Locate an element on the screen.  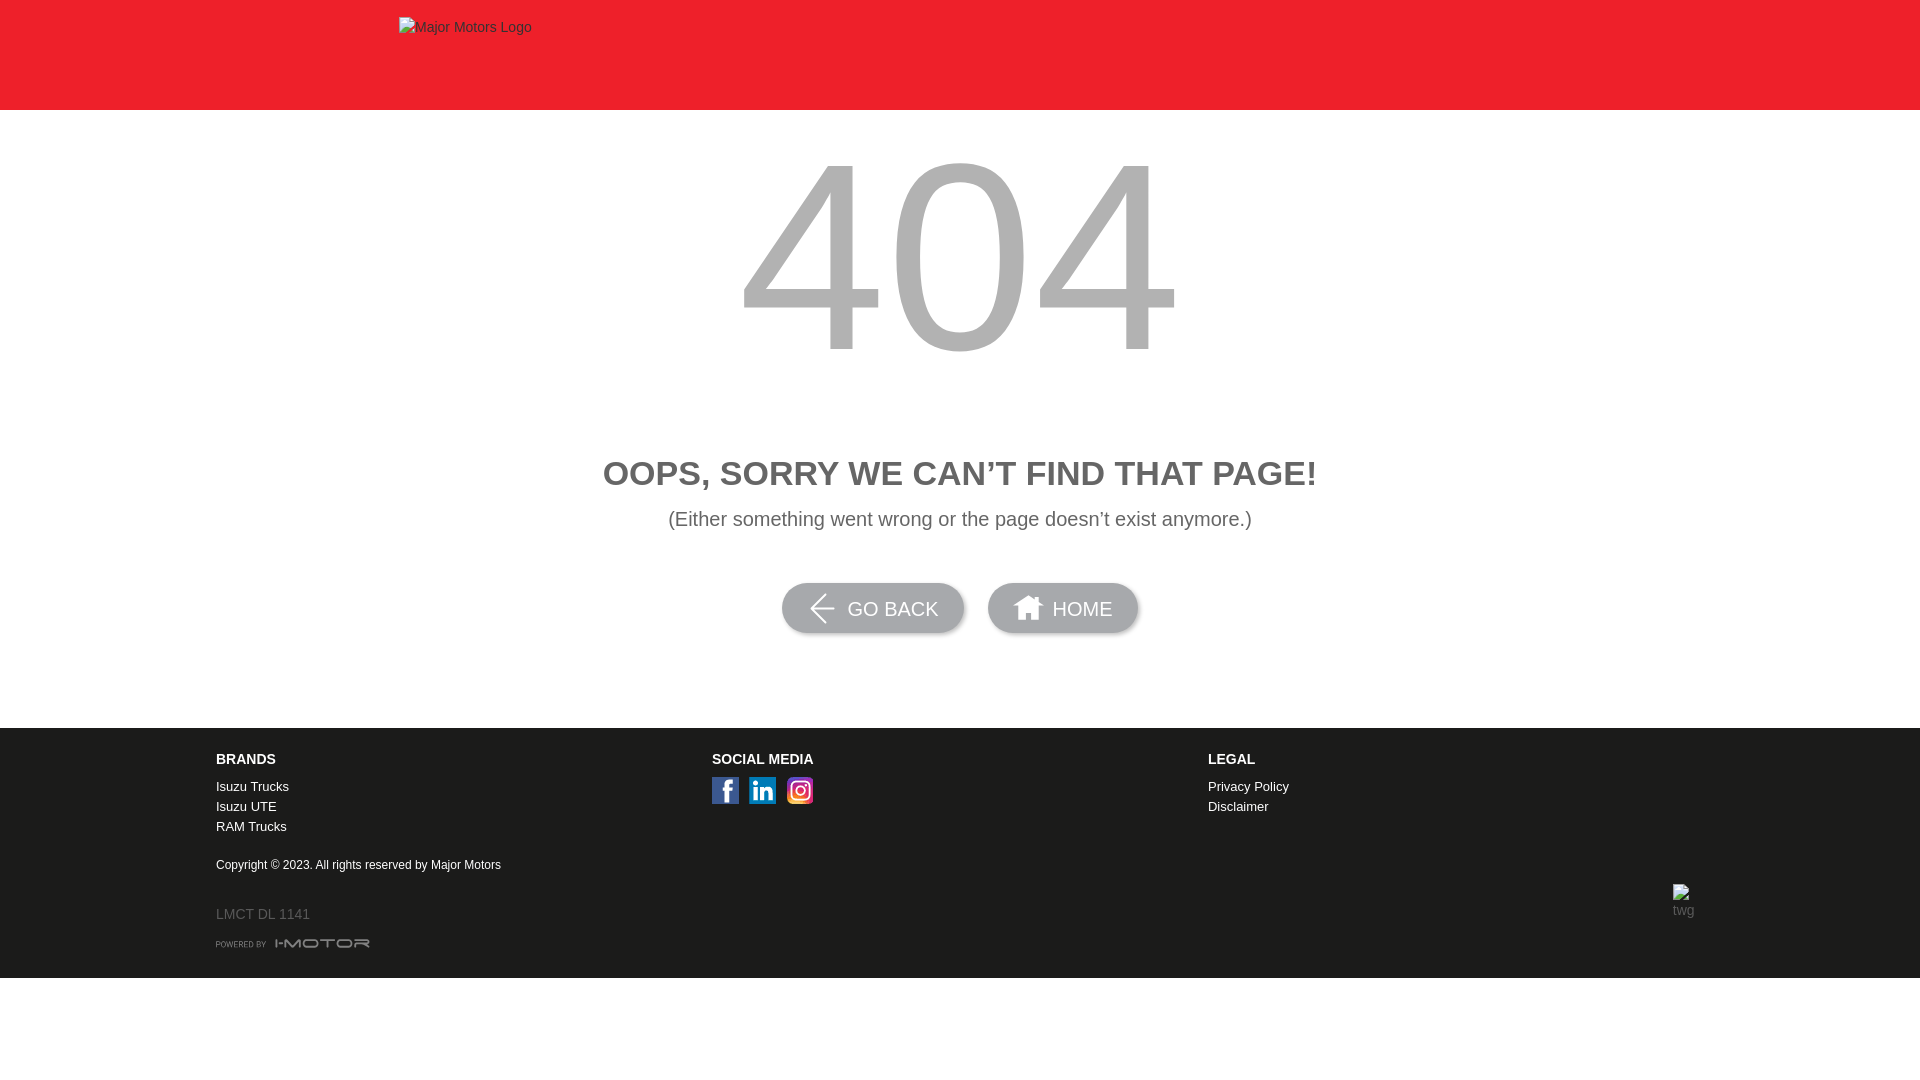
'HOME' is located at coordinates (988, 607).